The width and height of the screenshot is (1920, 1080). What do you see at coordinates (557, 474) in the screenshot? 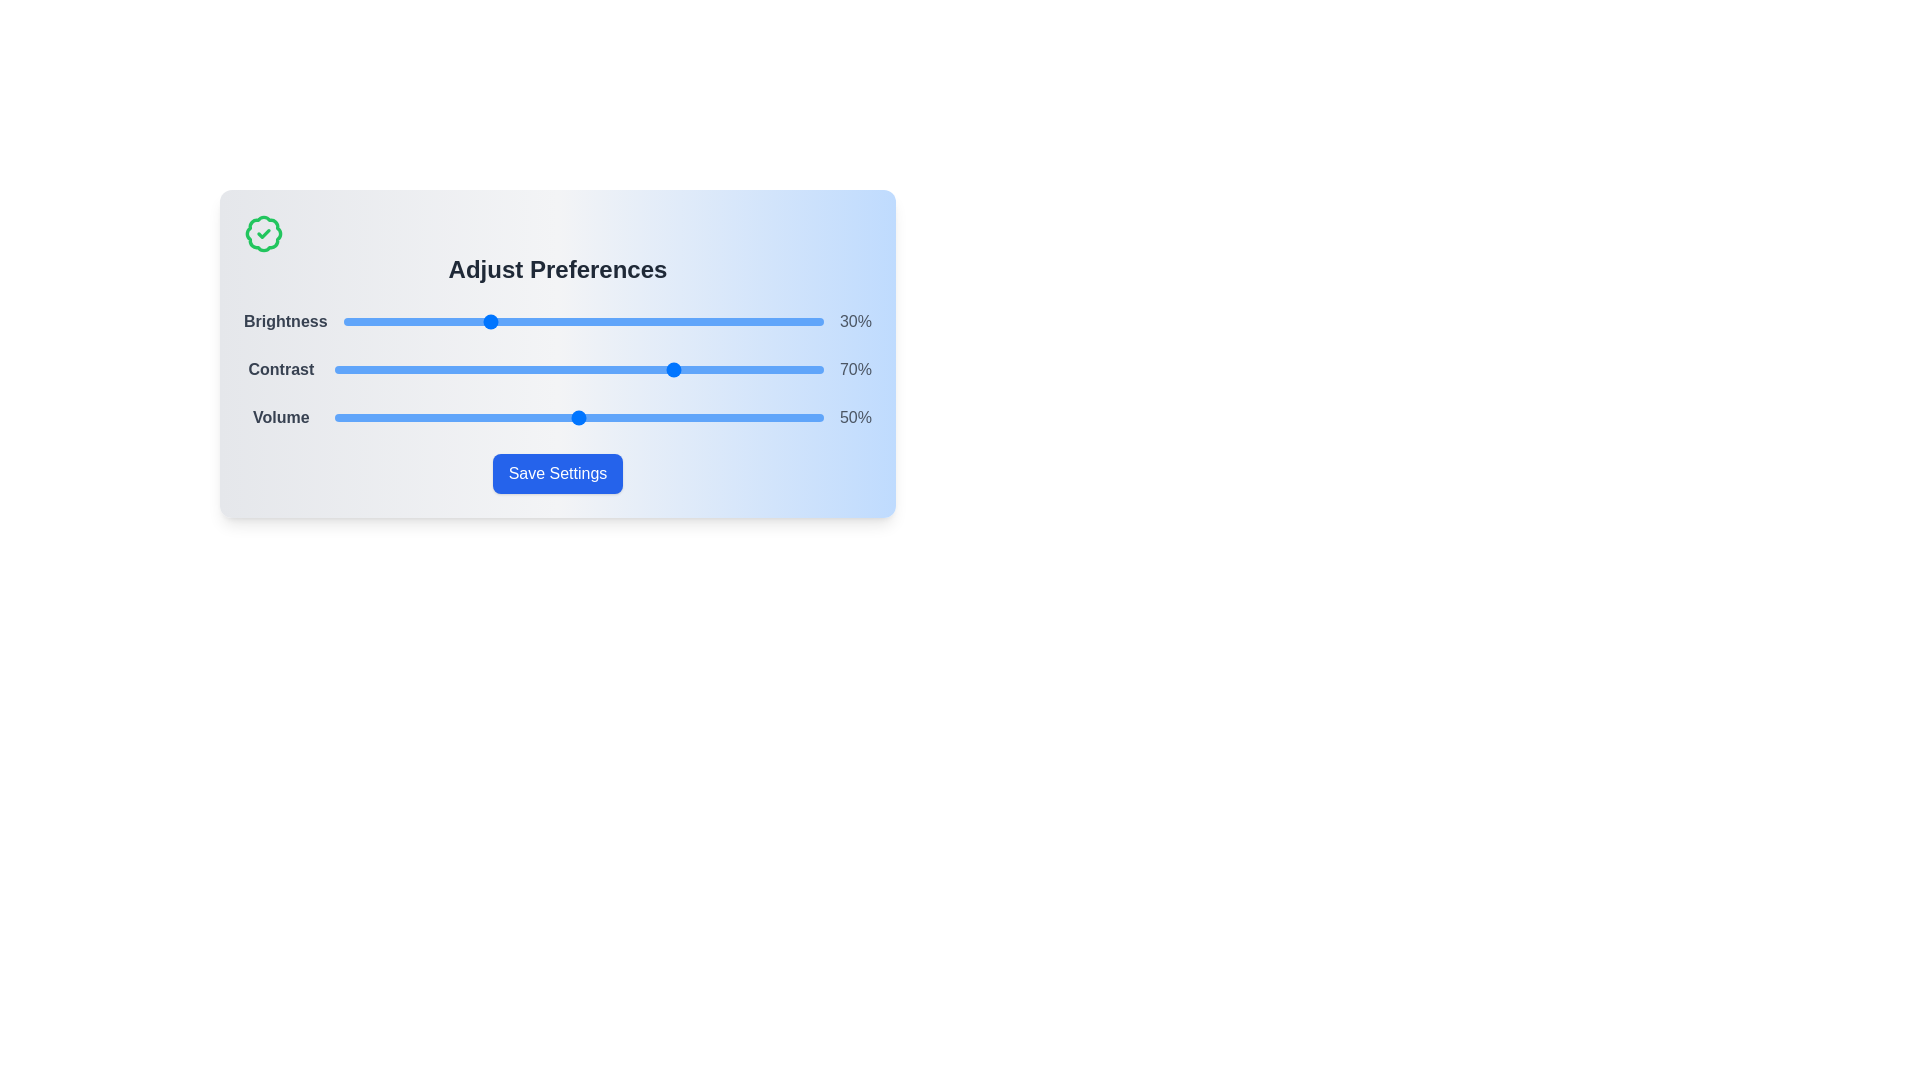
I see `'Save Settings' button to confirm the adjusted preferences` at bounding box center [557, 474].